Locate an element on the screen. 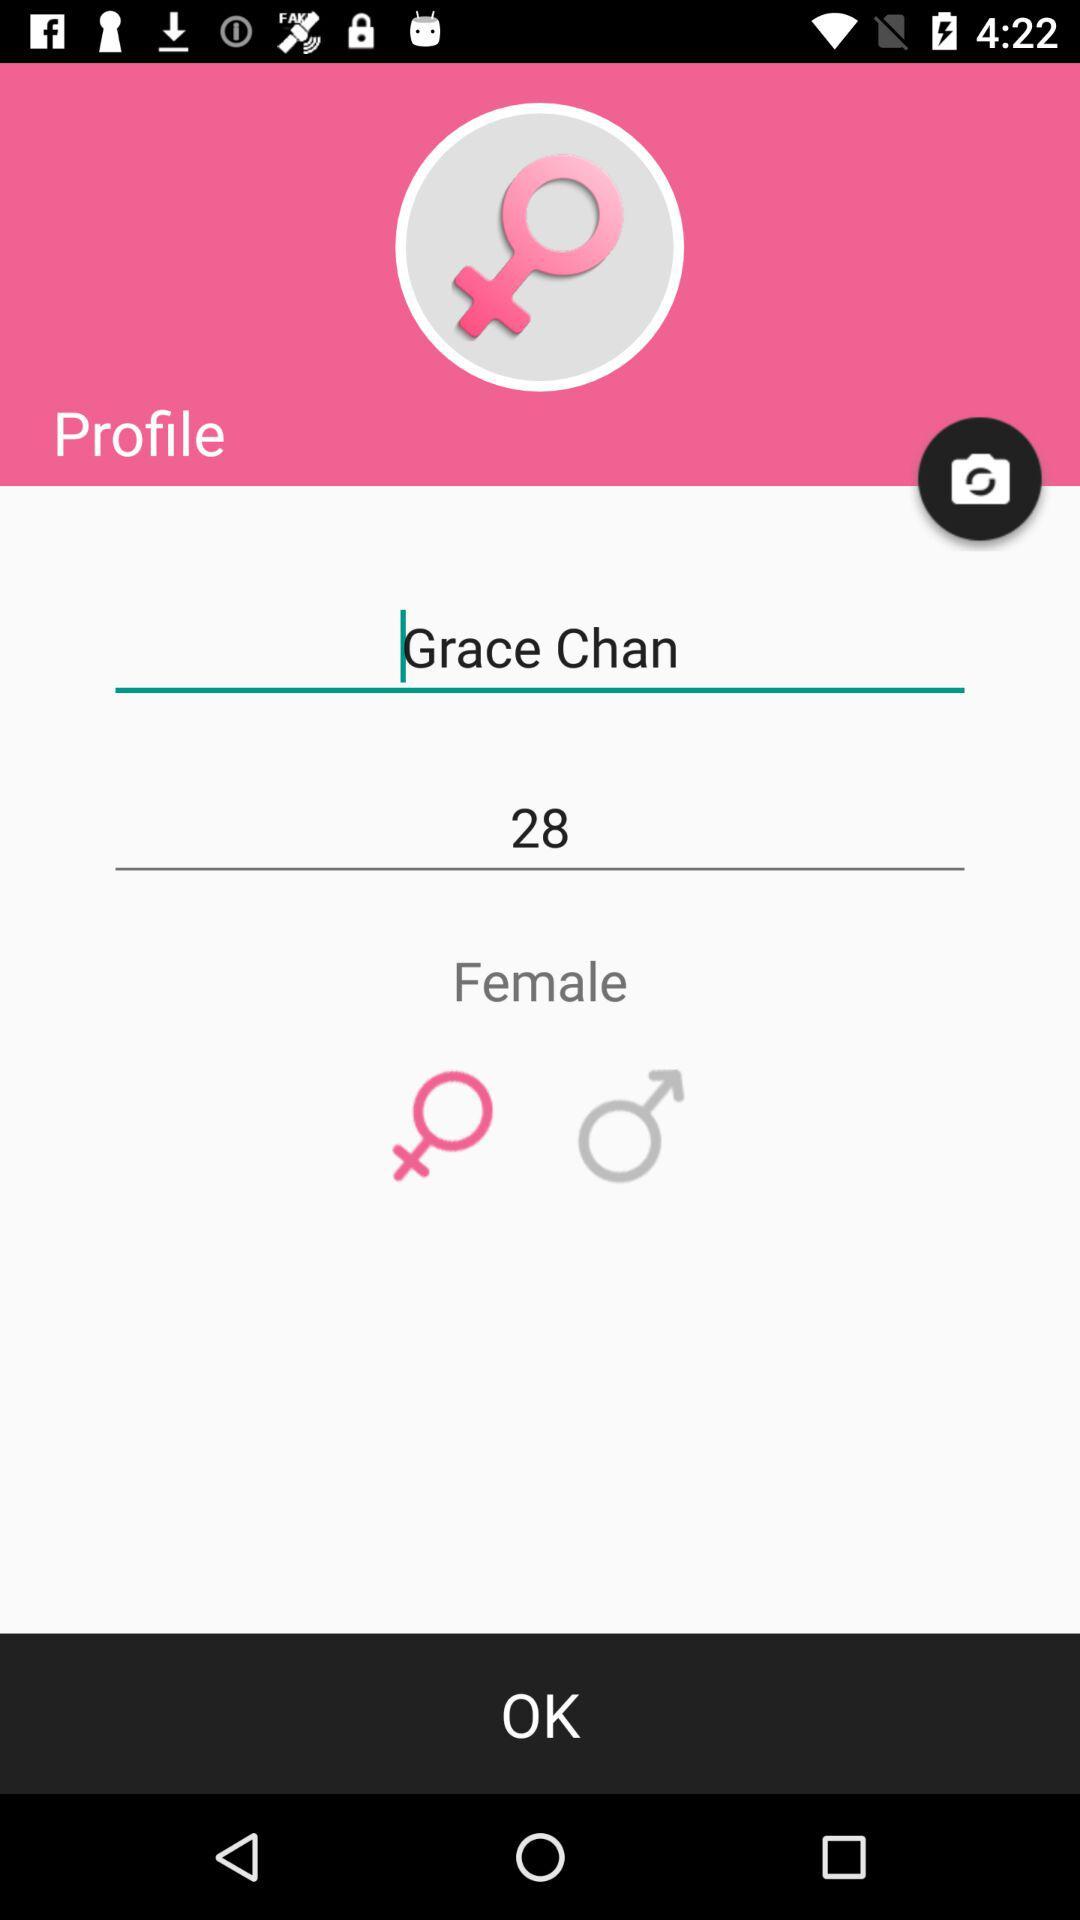  upload profile photo is located at coordinates (980, 480).